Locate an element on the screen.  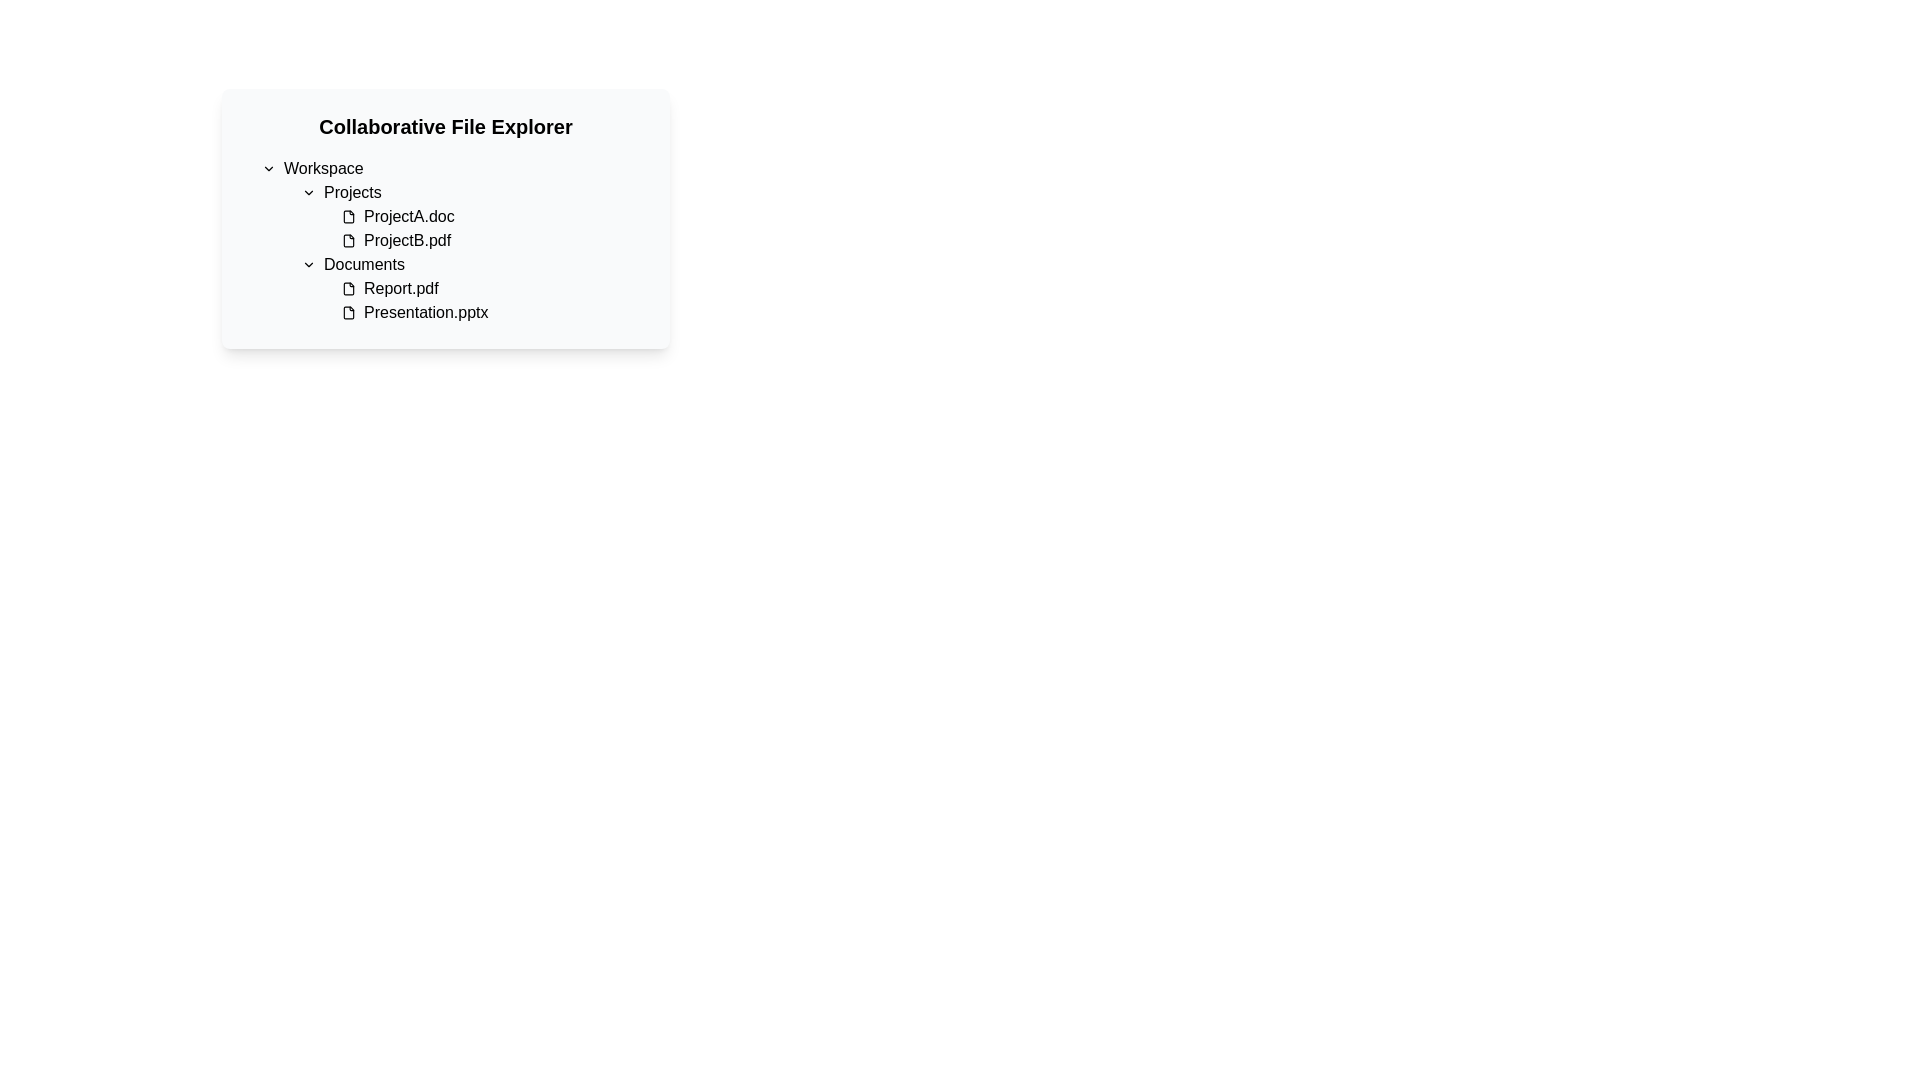
the text label displaying 'ProjectB.pdf' located in the 'Projects' directory is located at coordinates (406, 239).